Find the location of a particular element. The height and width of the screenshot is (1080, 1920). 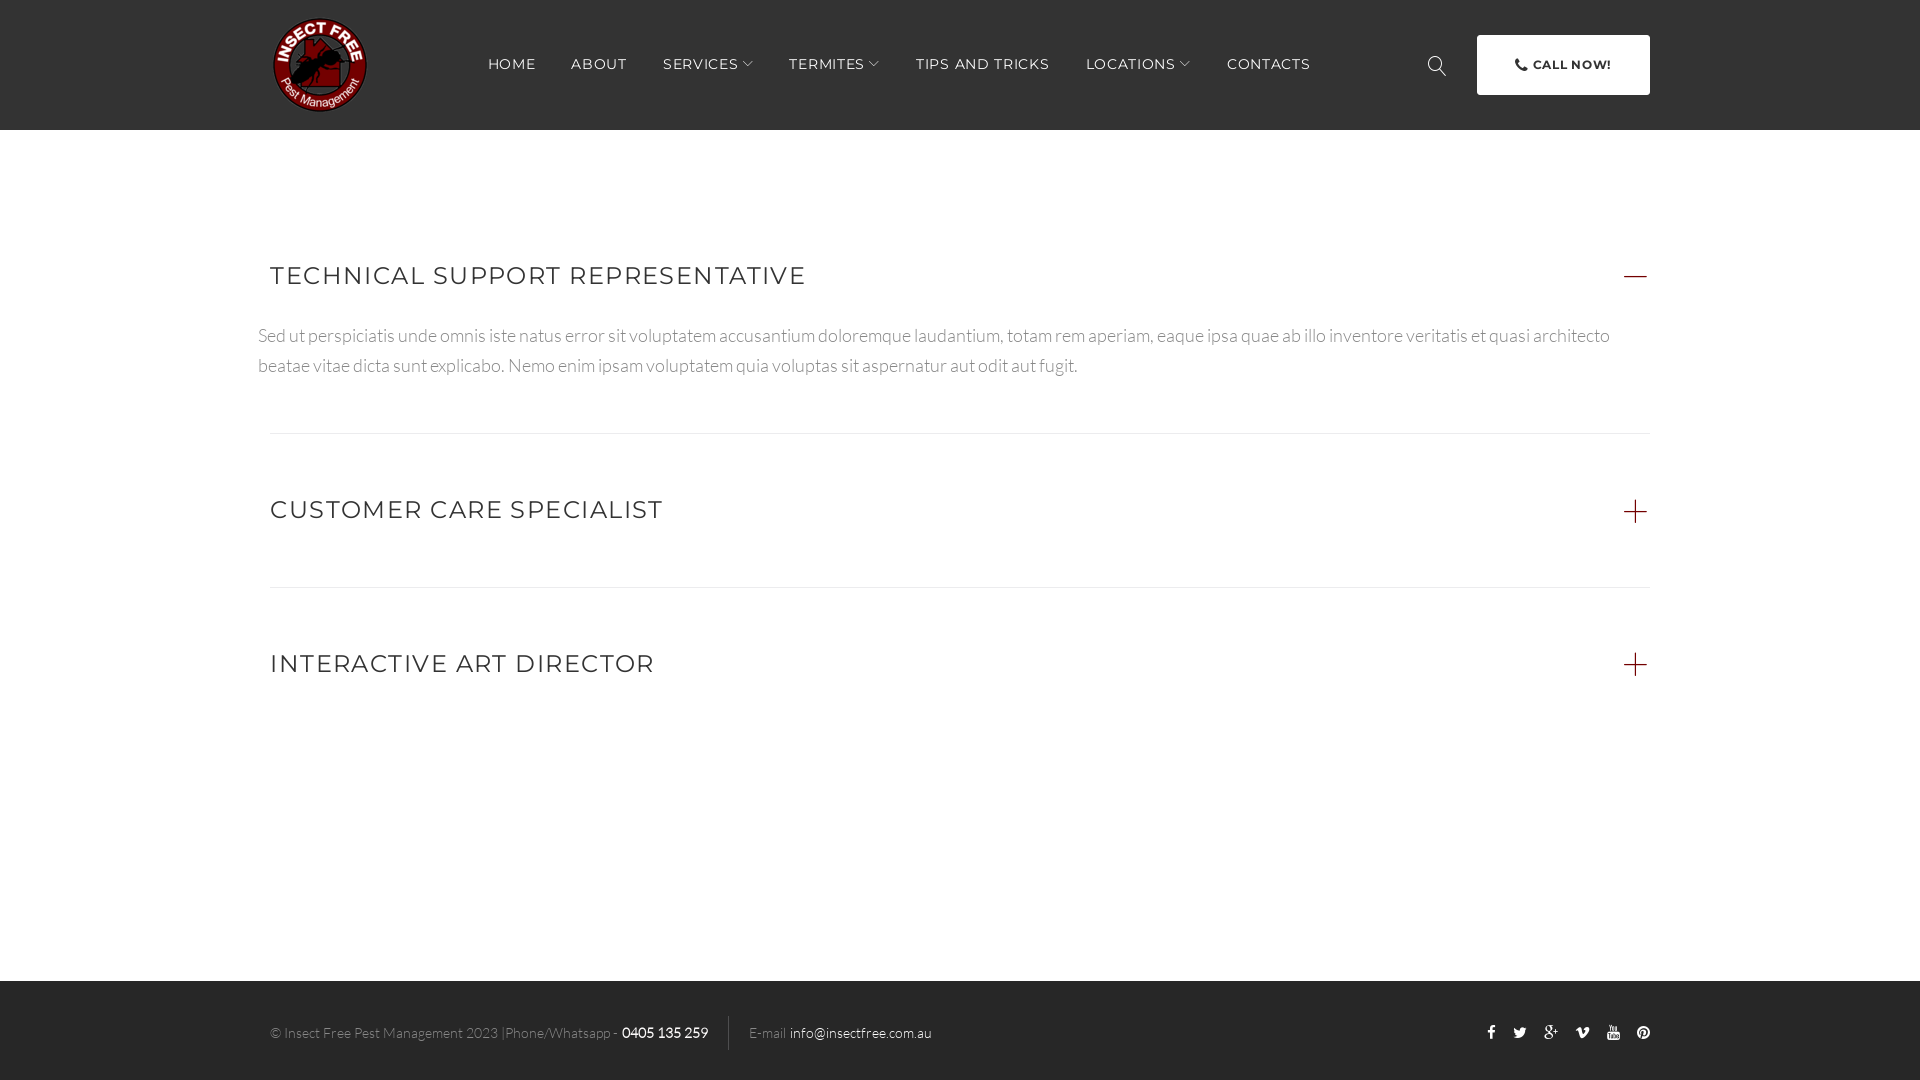

'TIPS AND TRICKS' is located at coordinates (983, 63).